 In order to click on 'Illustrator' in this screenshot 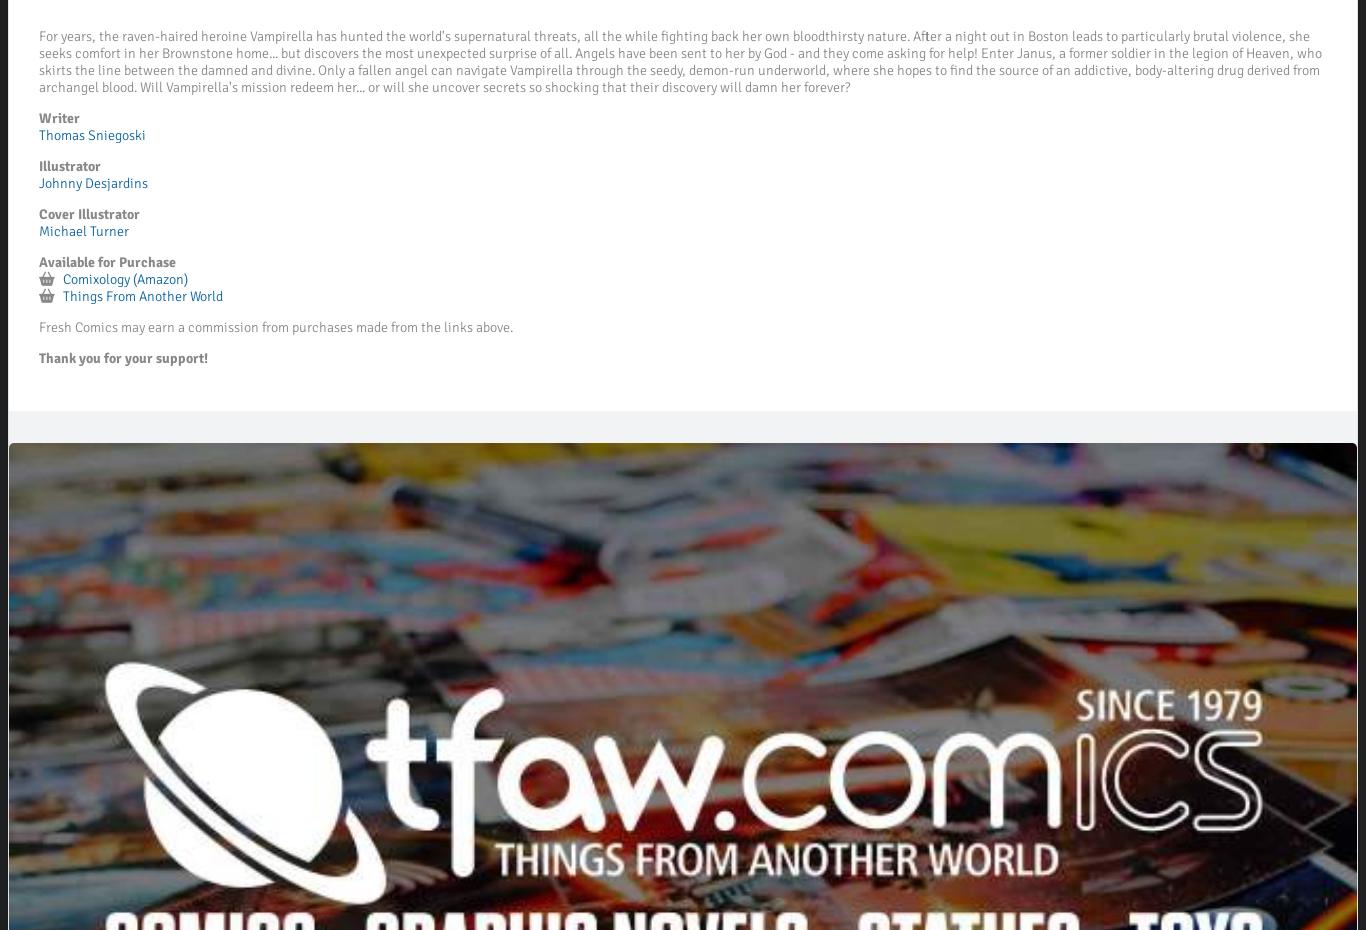, I will do `click(69, 165)`.